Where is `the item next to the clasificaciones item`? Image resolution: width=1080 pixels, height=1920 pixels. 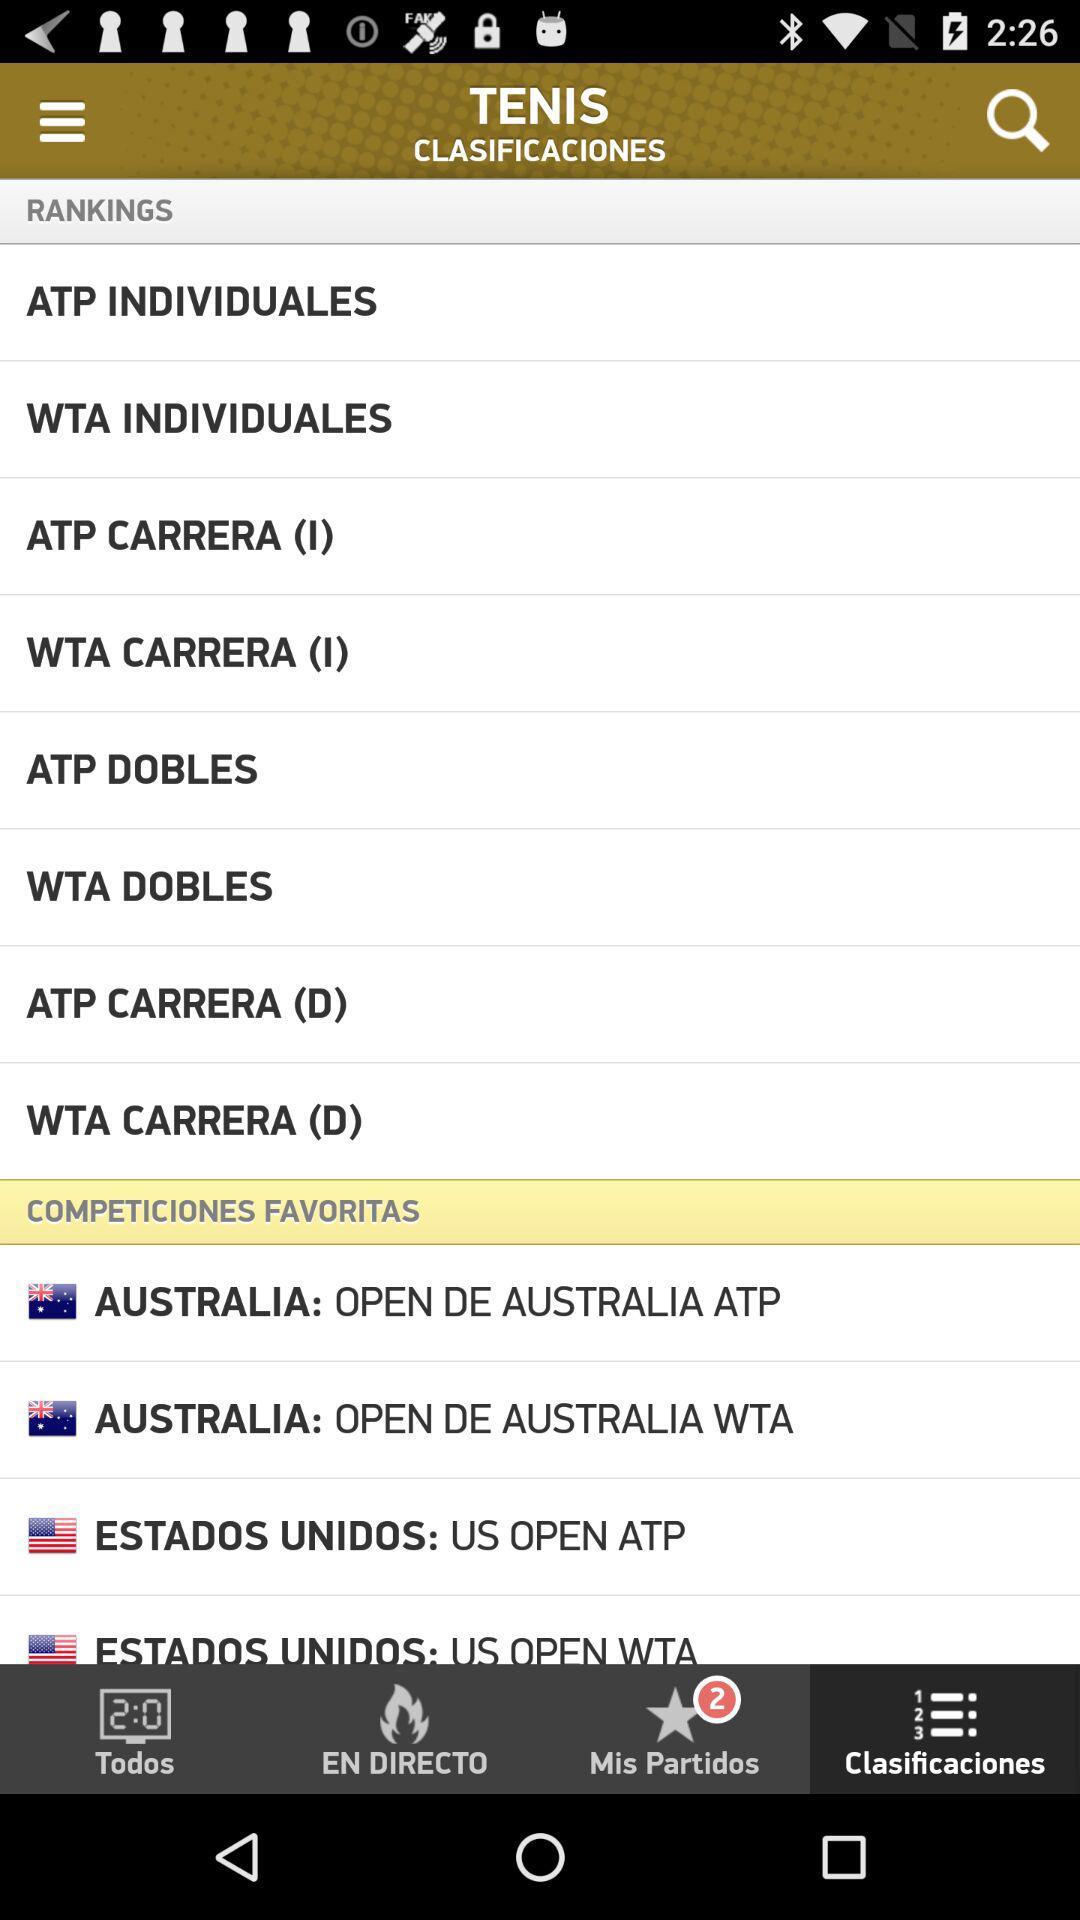
the item next to the clasificaciones item is located at coordinates (60, 119).